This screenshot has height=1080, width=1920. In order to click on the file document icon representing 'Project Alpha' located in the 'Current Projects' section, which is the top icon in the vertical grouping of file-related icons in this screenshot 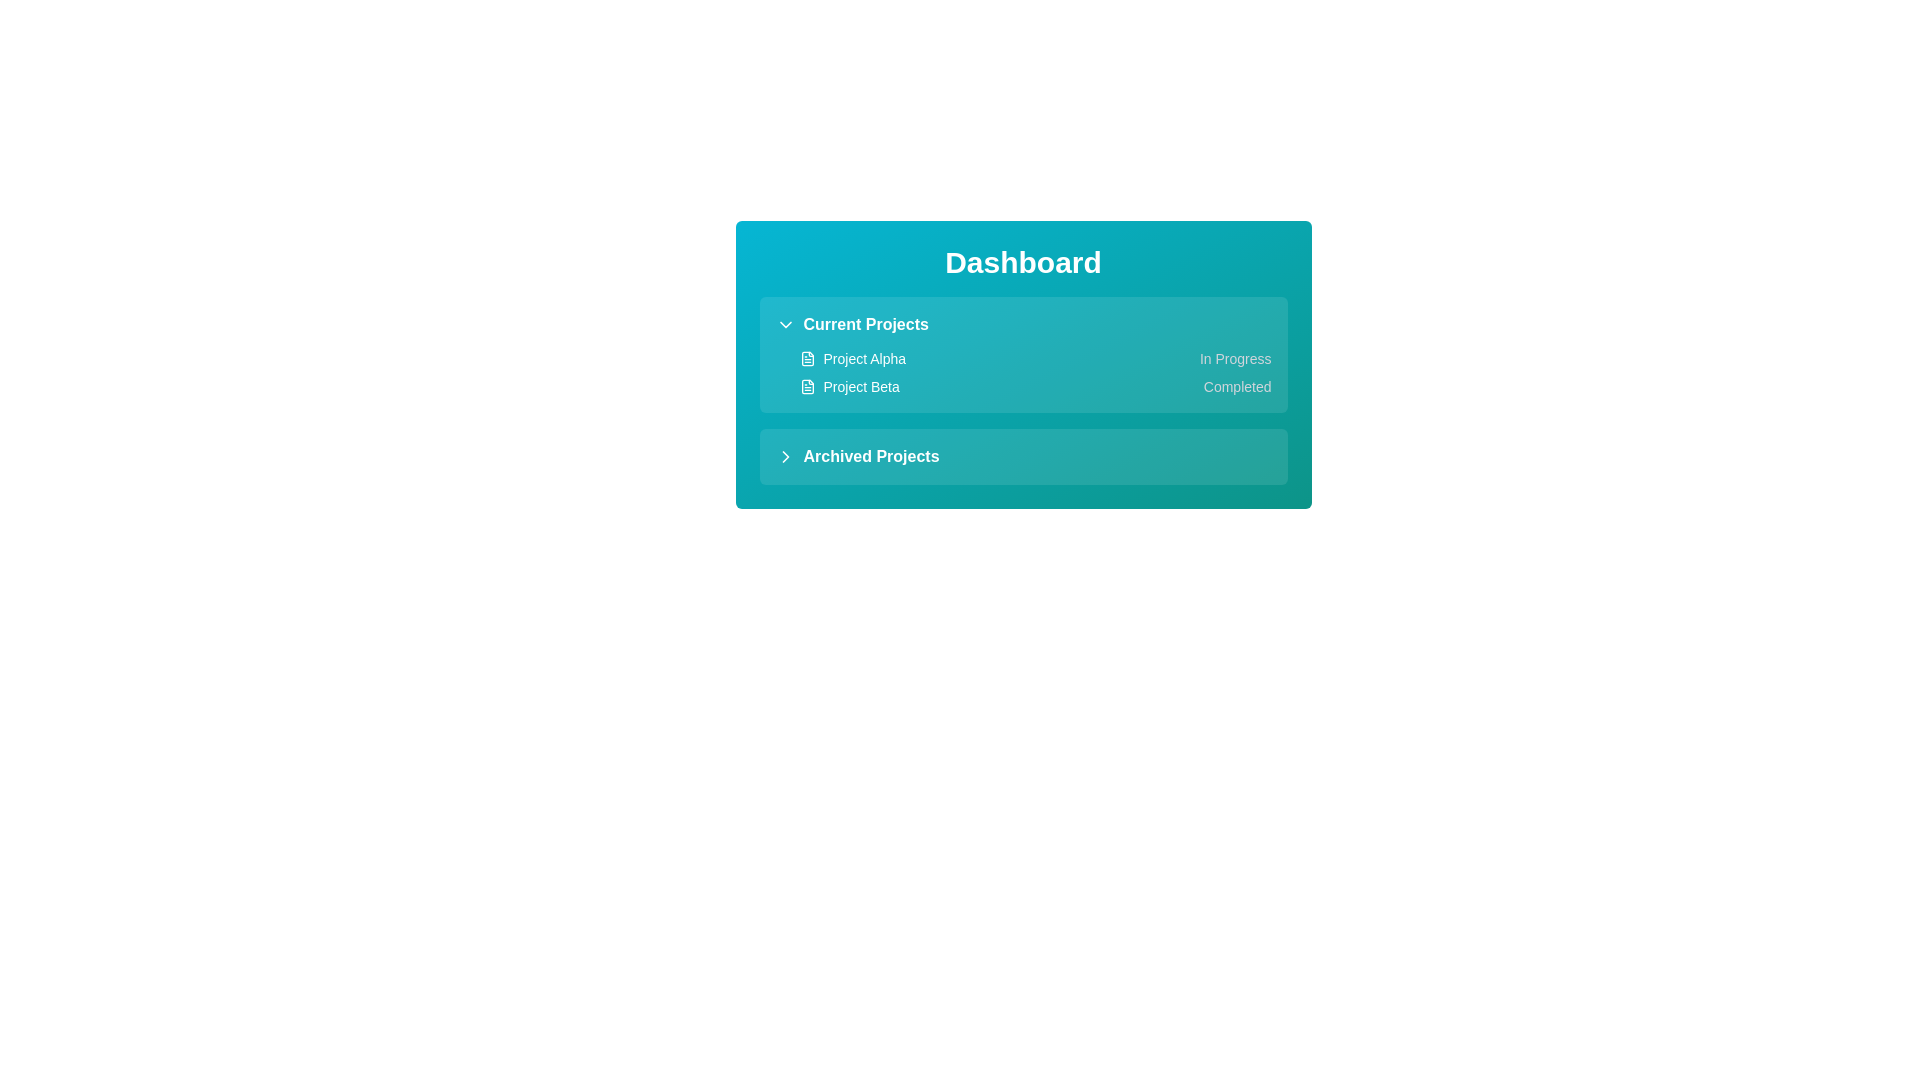, I will do `click(807, 357)`.